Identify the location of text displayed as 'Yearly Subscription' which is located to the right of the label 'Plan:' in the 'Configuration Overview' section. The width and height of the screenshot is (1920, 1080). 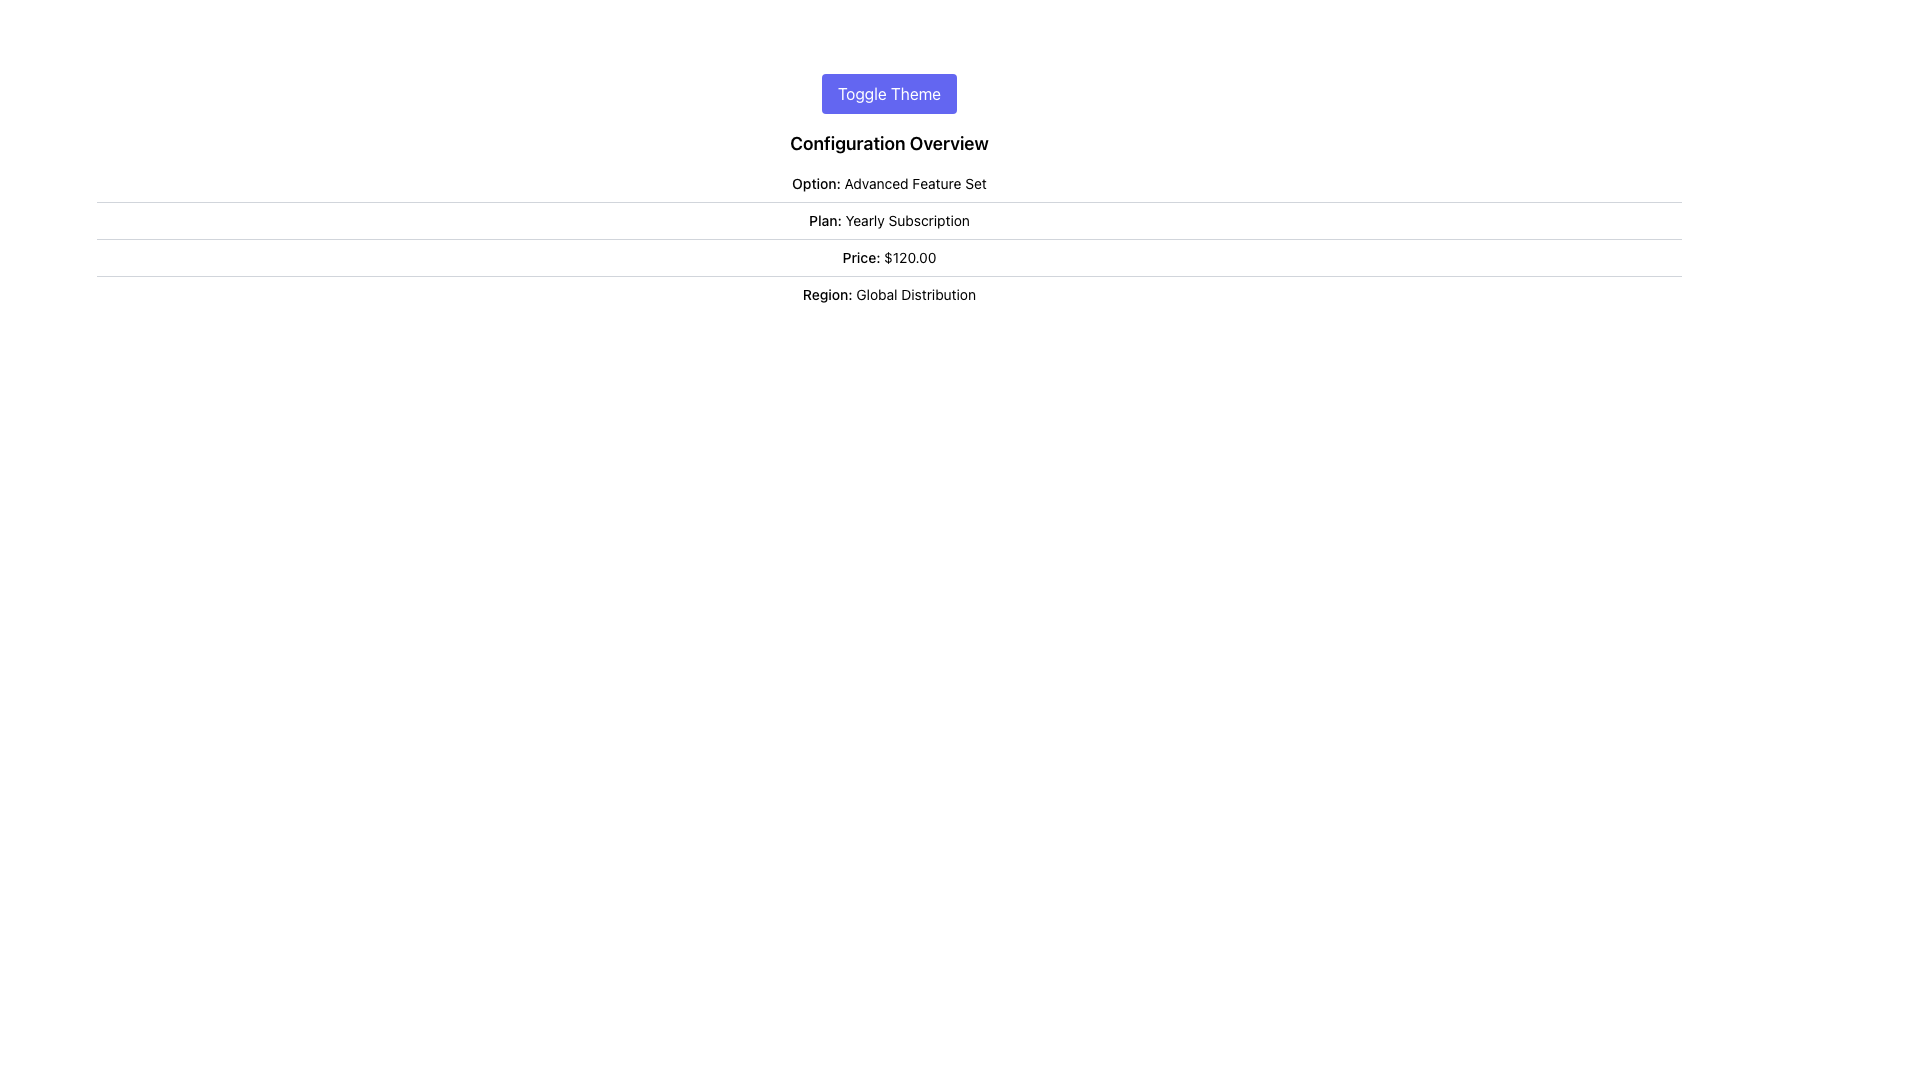
(906, 220).